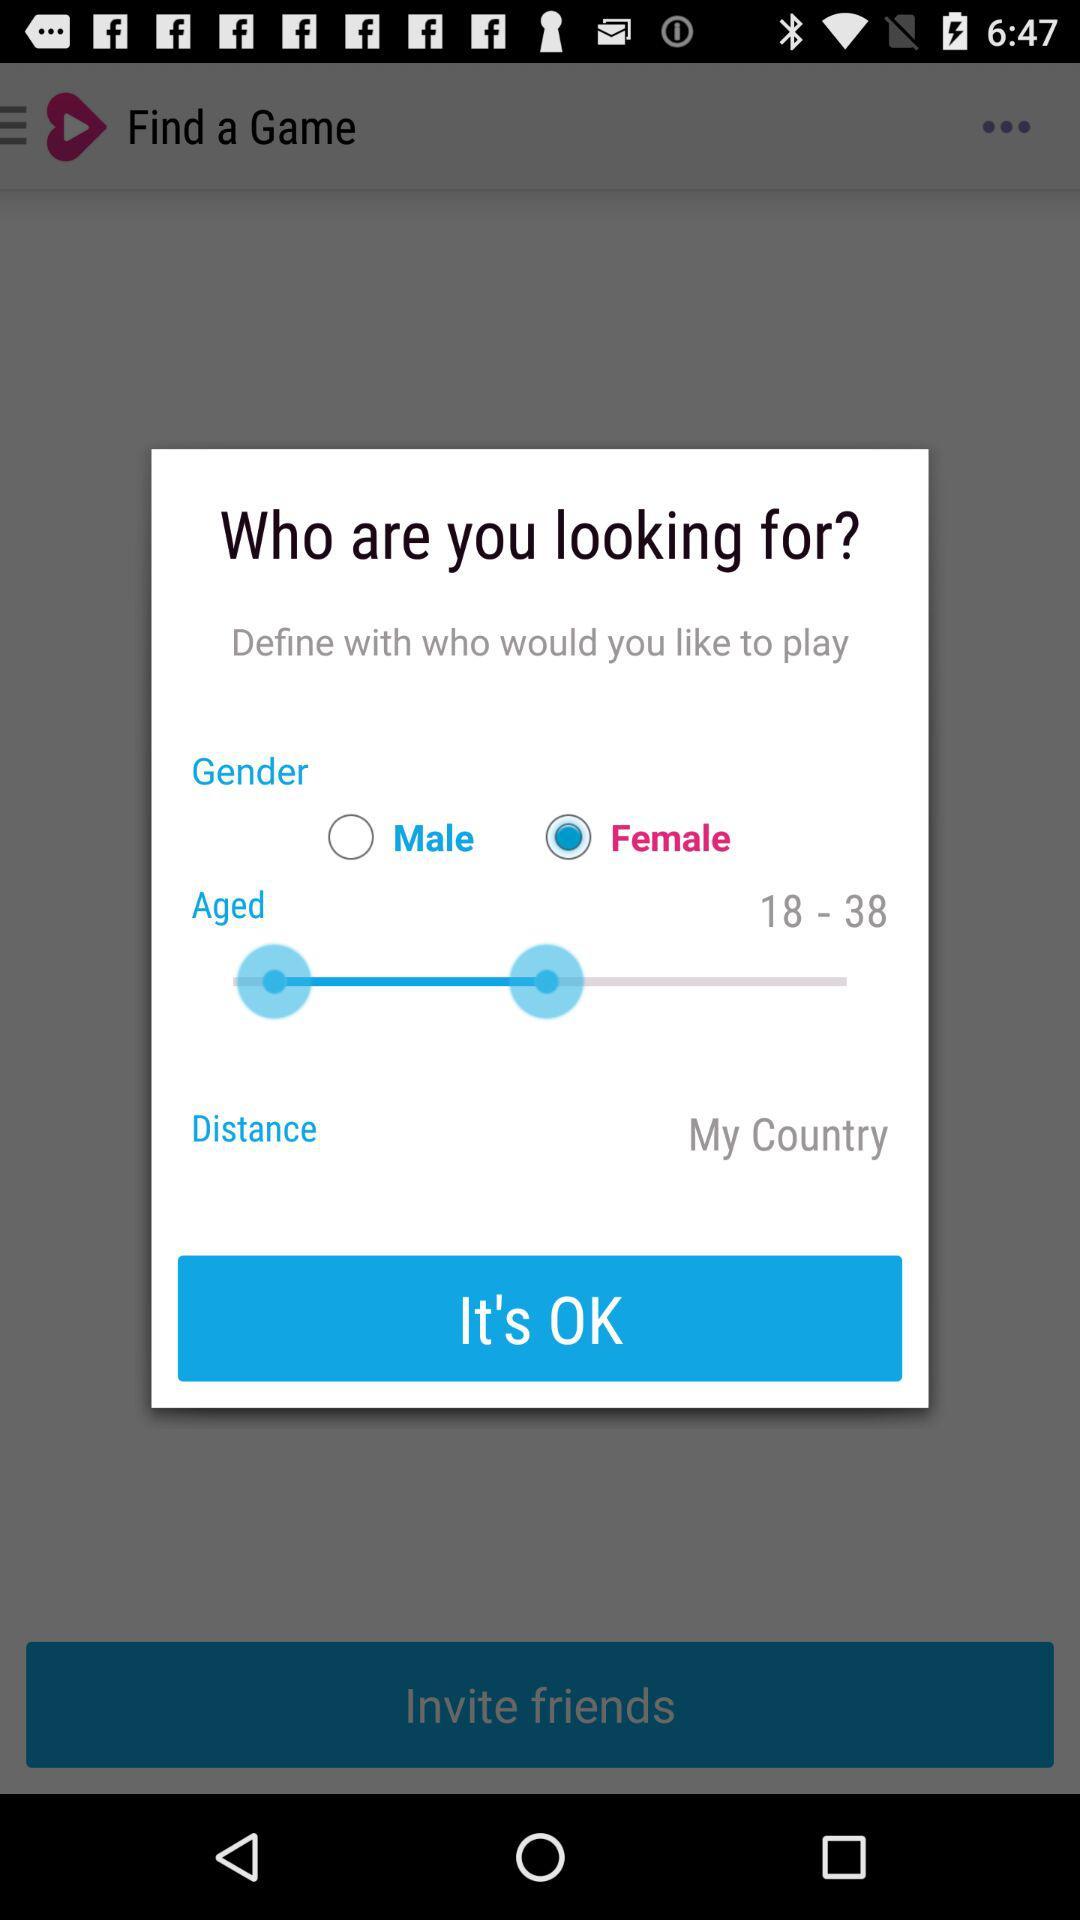 The height and width of the screenshot is (1920, 1080). What do you see at coordinates (627, 836) in the screenshot?
I see `app below define with who app` at bounding box center [627, 836].